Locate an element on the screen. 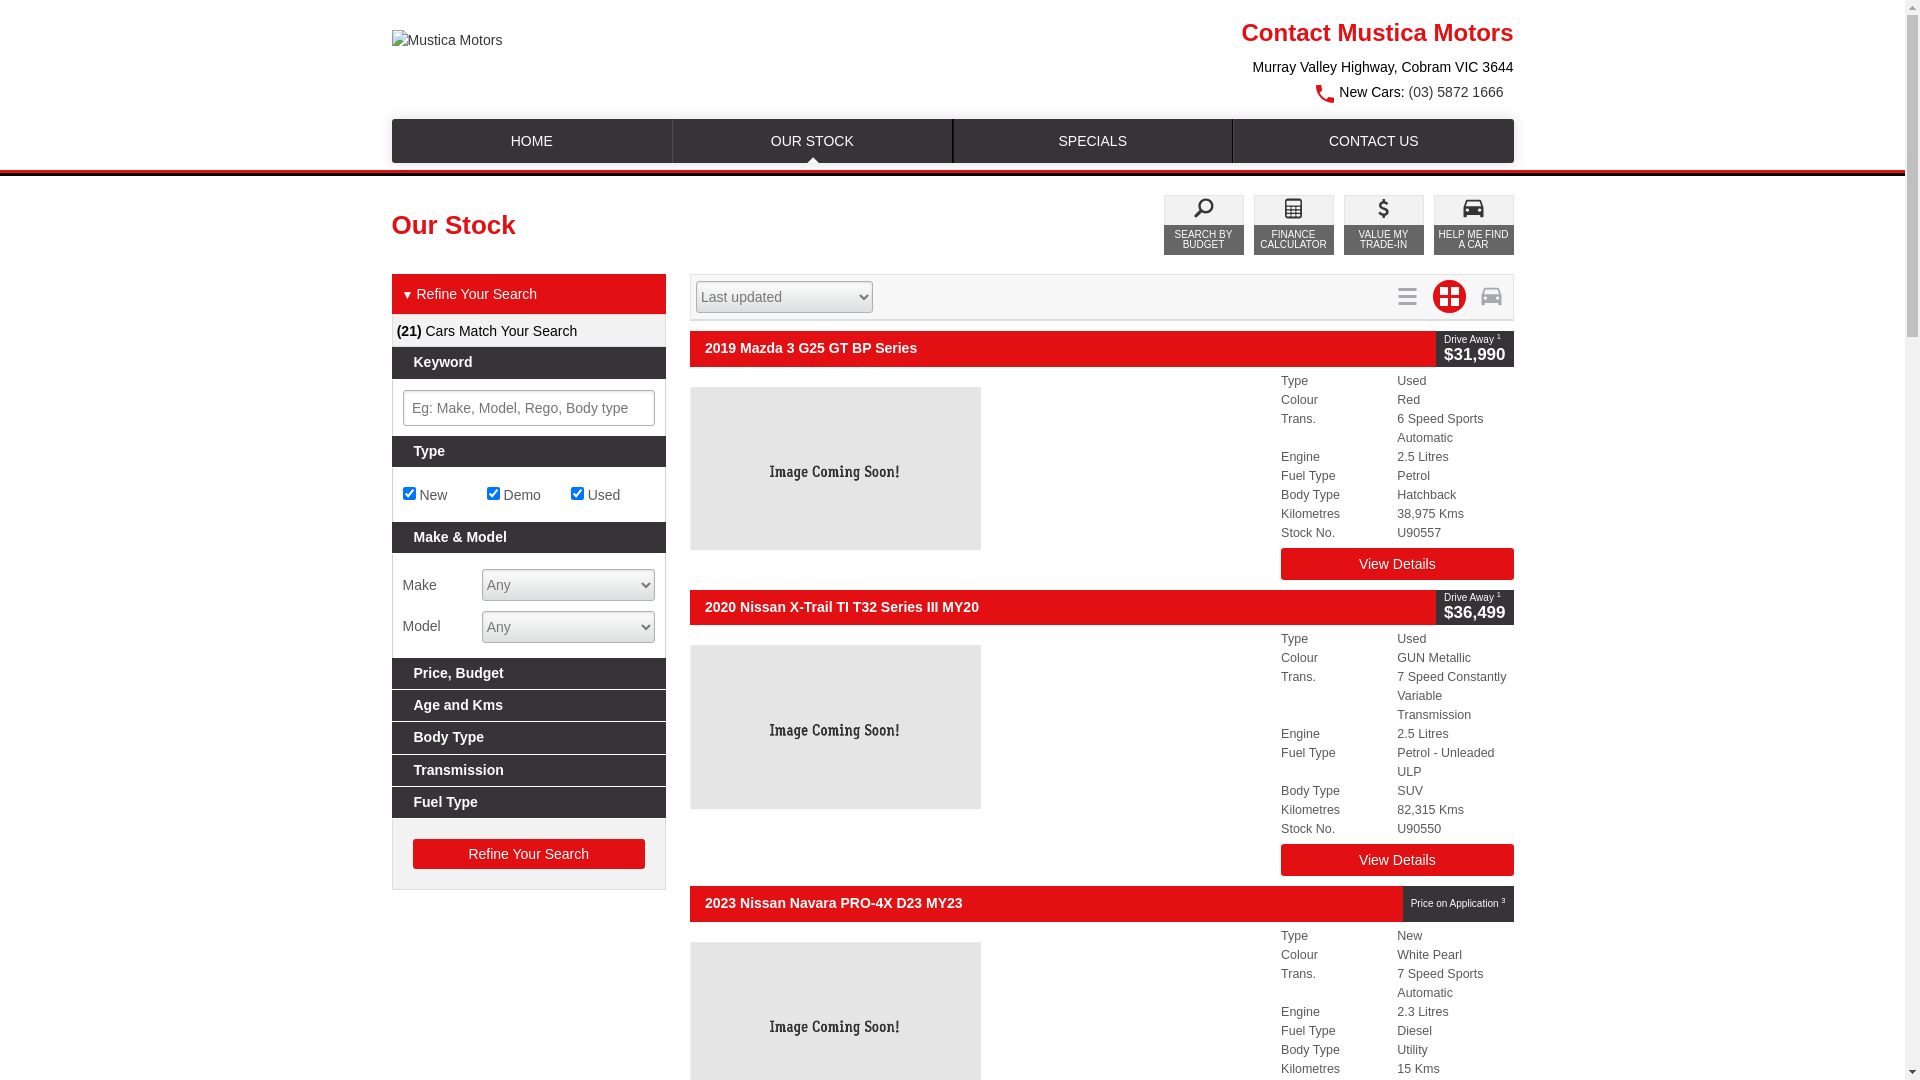  'OUR STOCK' is located at coordinates (812, 140).